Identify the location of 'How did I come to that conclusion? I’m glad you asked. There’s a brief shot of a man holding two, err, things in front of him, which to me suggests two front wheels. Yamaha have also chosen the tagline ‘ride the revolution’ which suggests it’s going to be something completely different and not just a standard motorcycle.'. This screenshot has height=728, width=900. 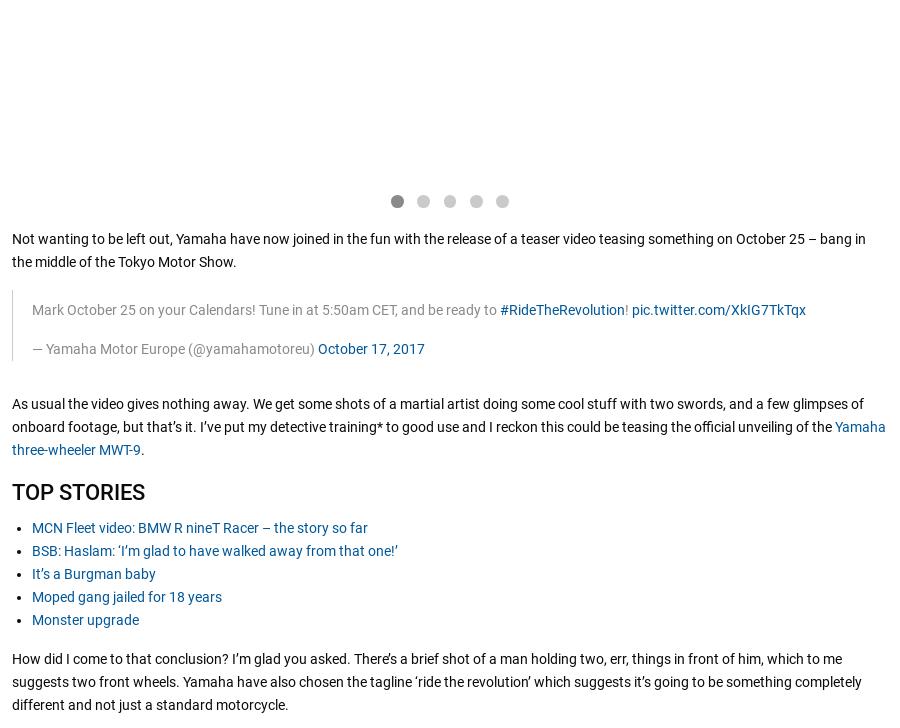
(437, 682).